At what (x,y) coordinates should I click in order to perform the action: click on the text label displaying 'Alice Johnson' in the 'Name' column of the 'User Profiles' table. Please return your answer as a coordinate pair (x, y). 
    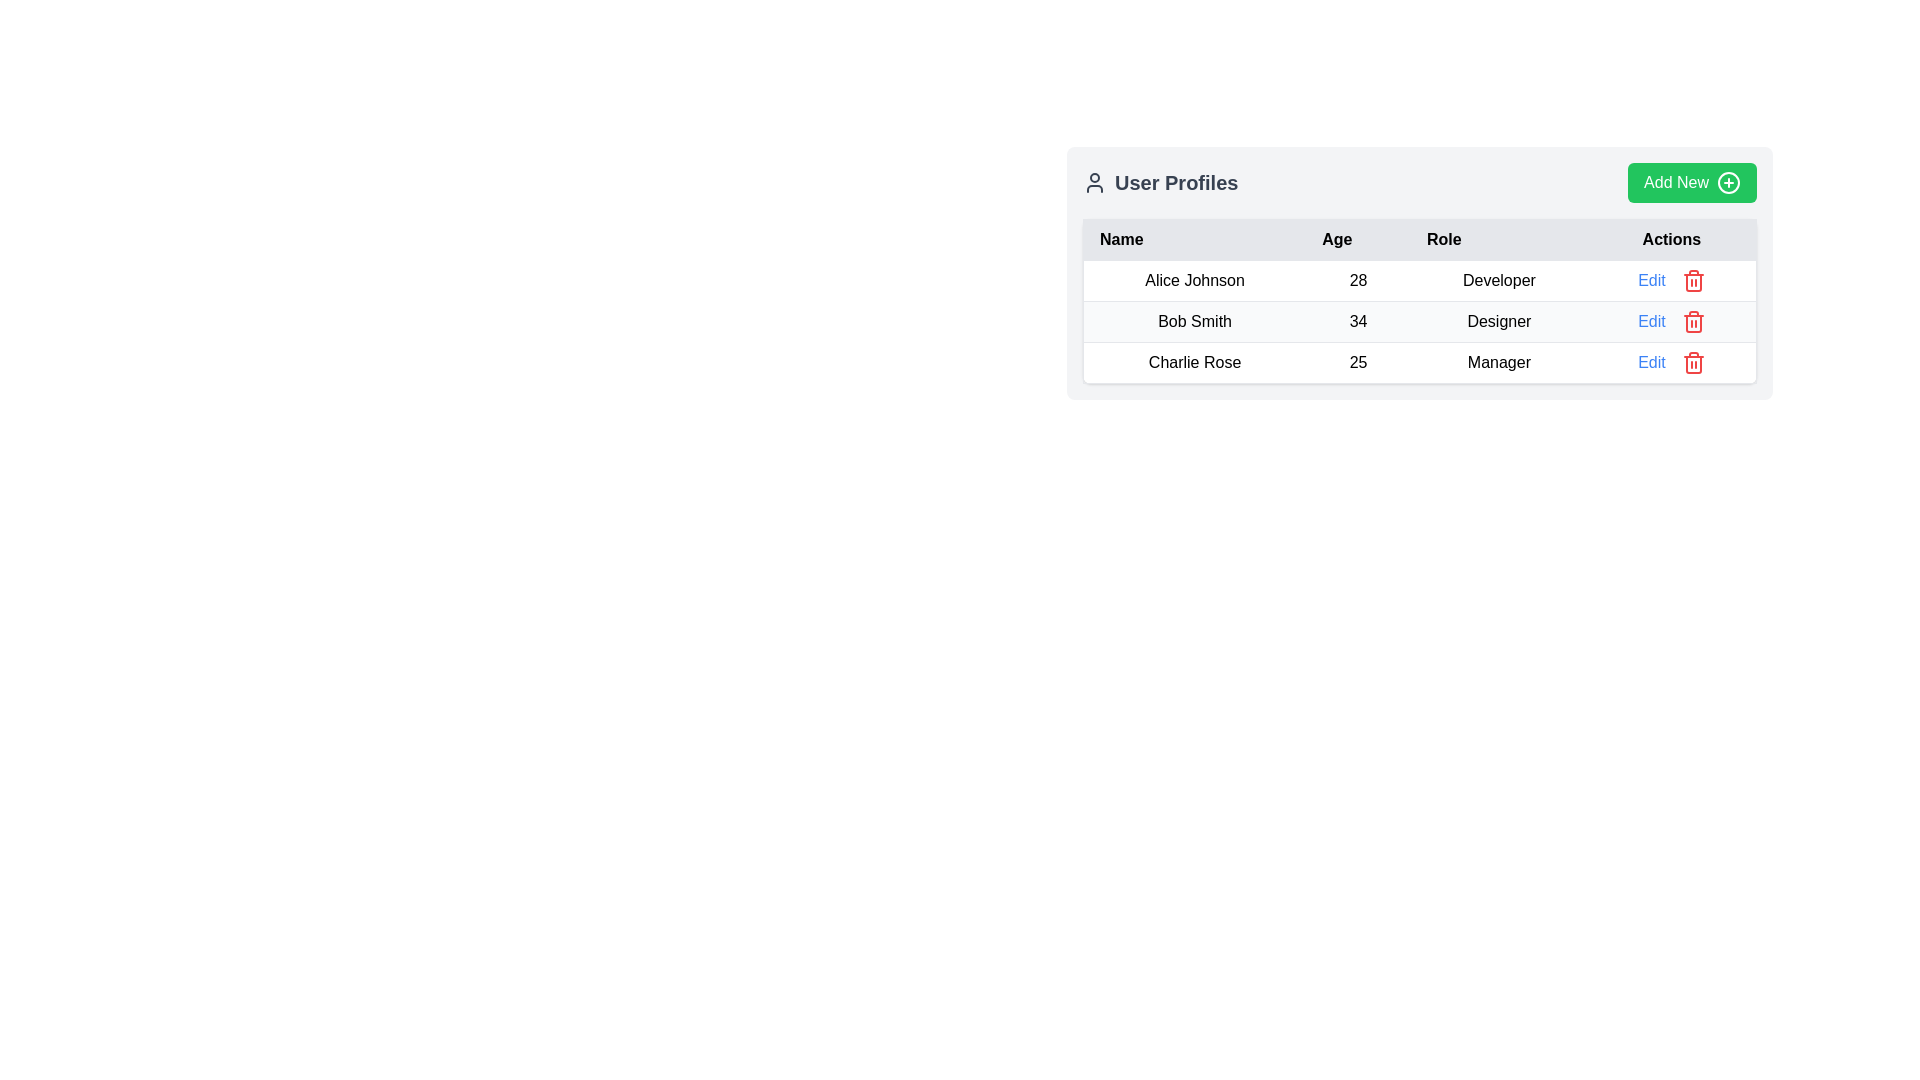
    Looking at the image, I should click on (1194, 281).